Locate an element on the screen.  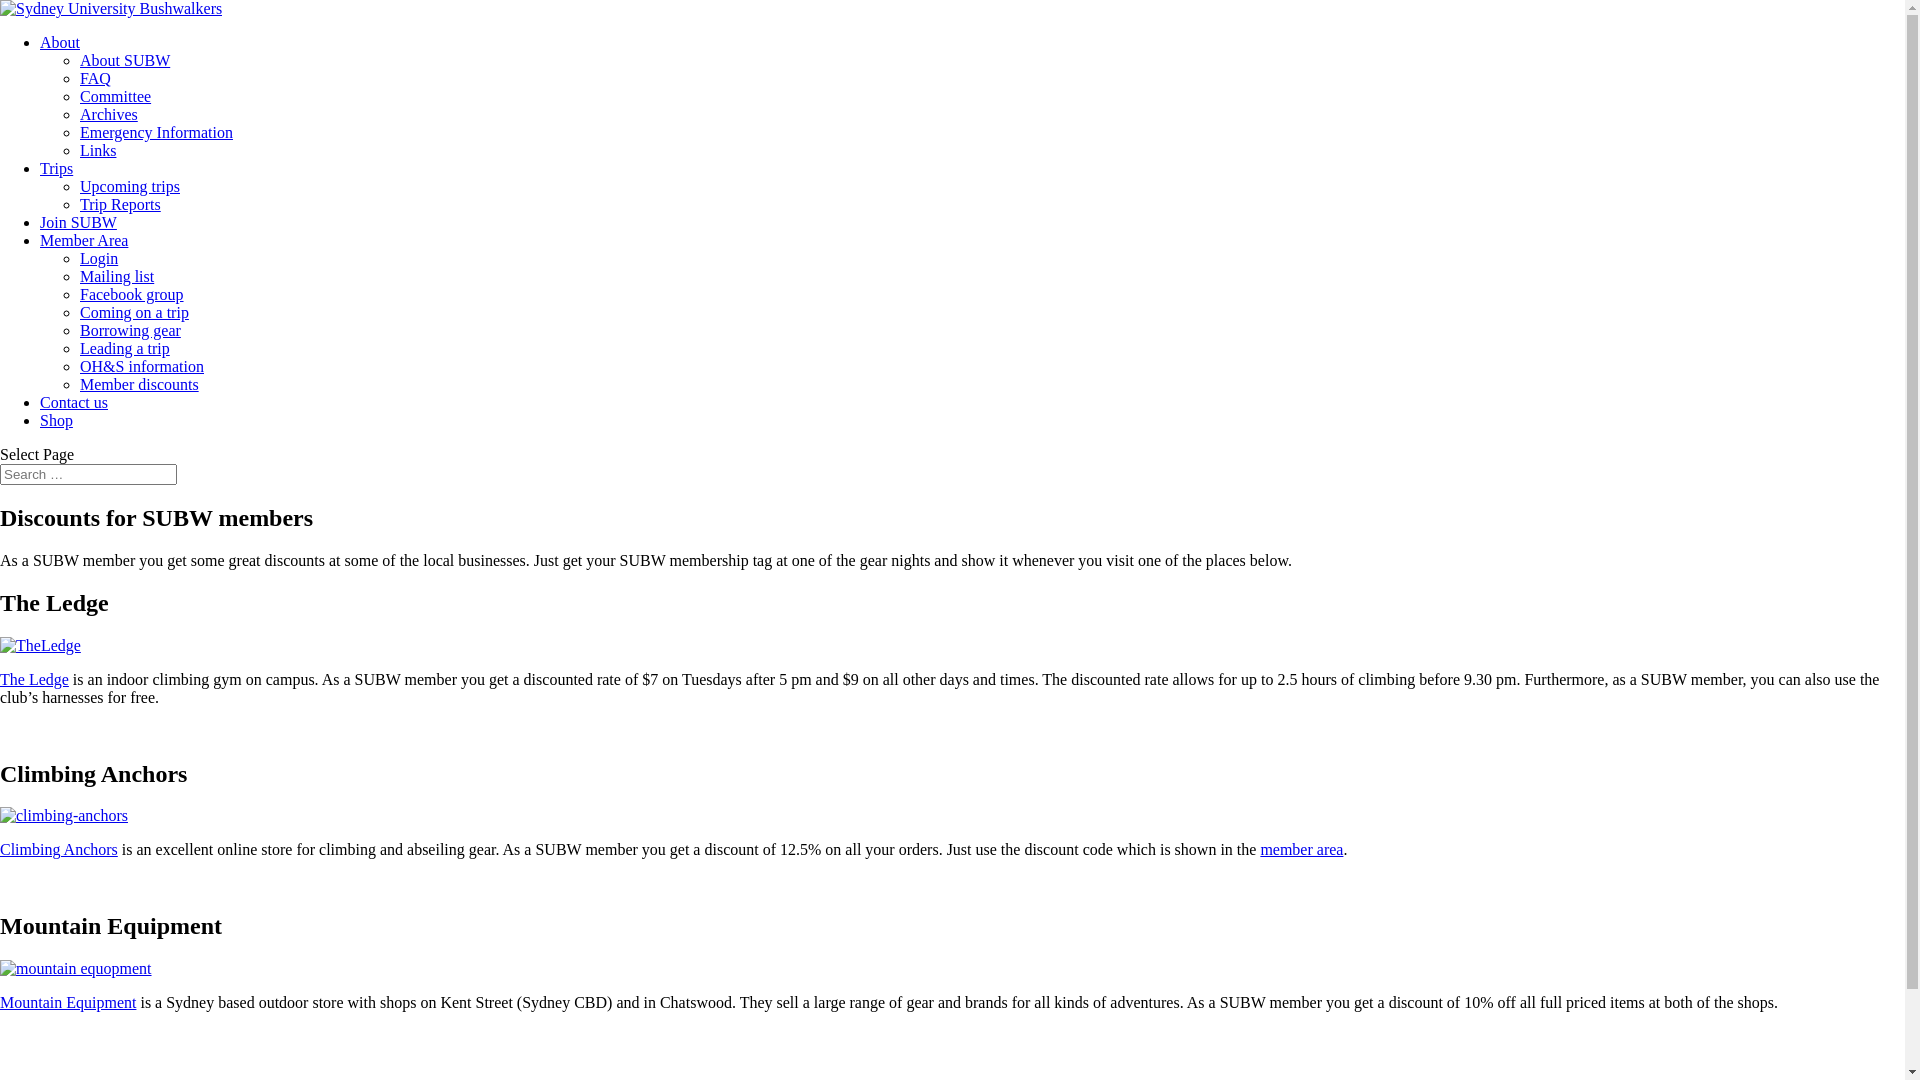
'Shop' is located at coordinates (56, 419).